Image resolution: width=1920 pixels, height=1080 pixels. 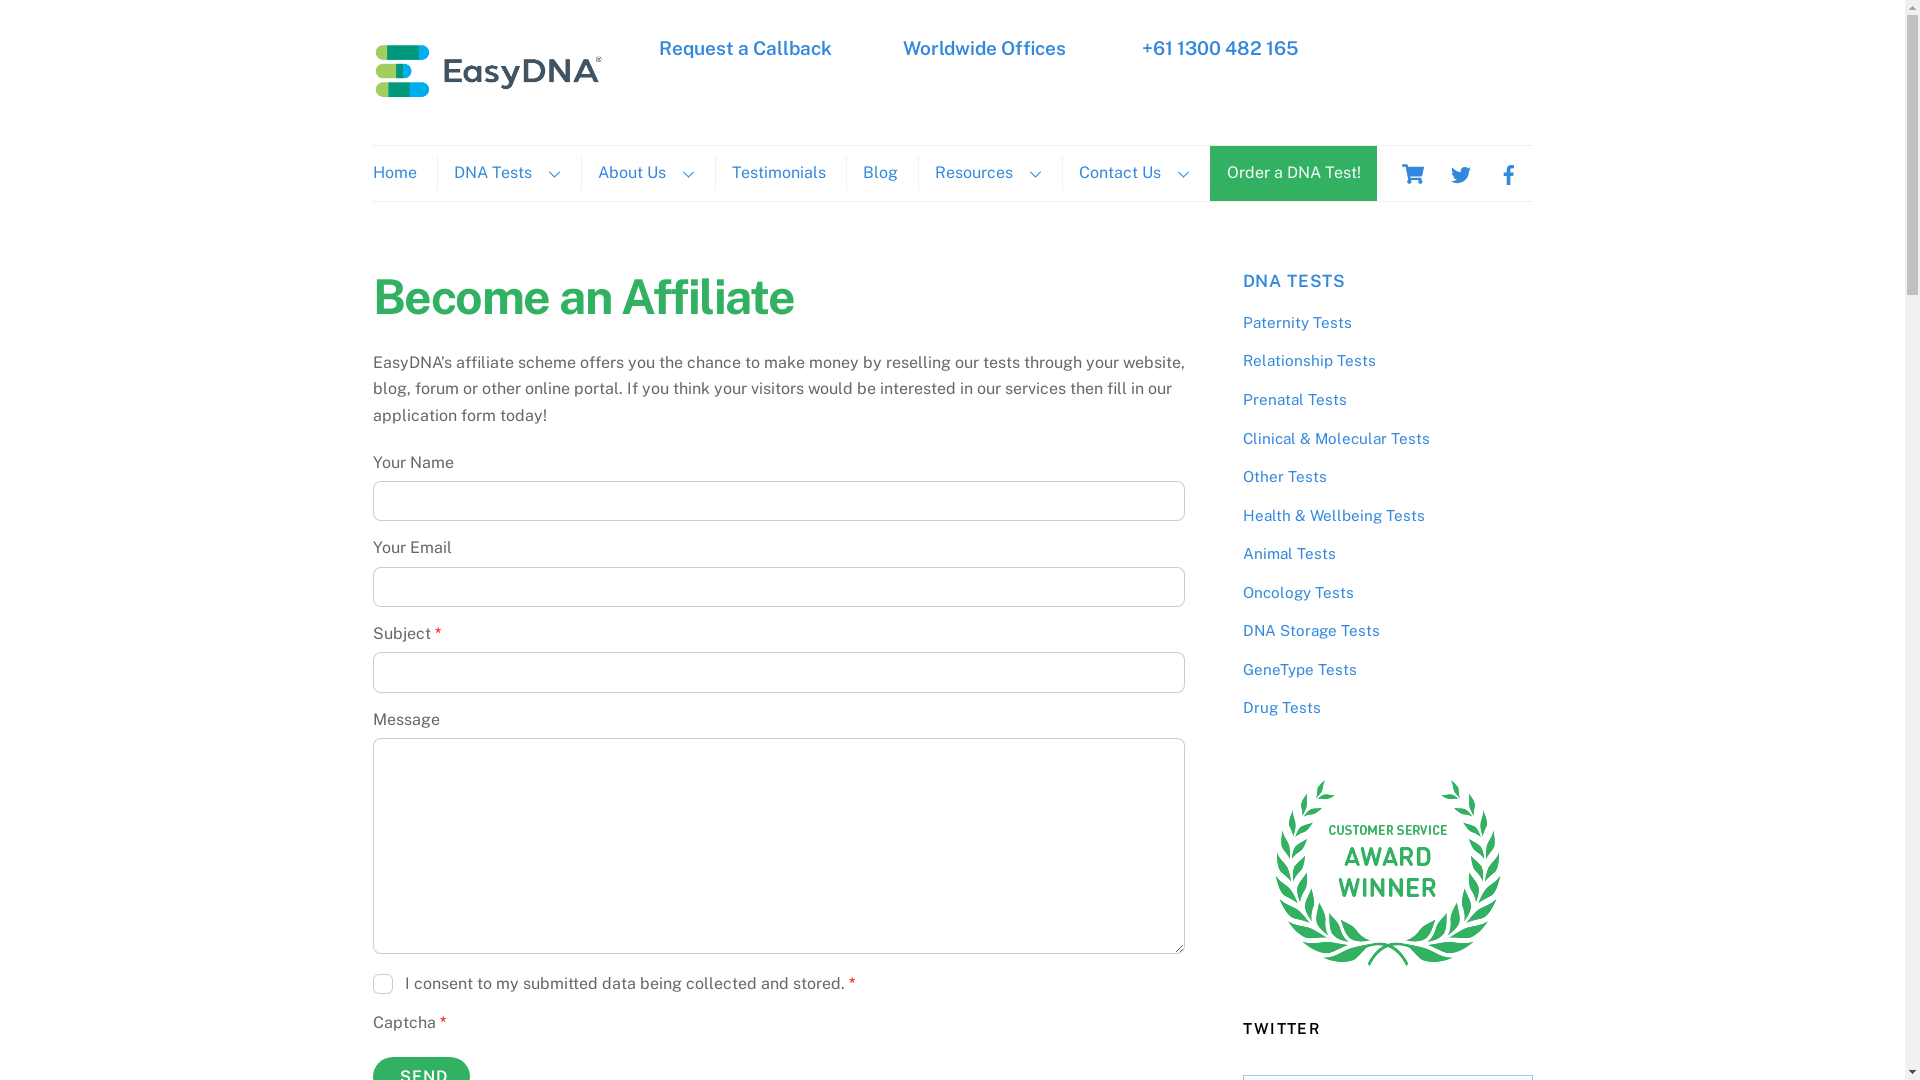 What do you see at coordinates (1333, 514) in the screenshot?
I see `'Health & Wellbeing Tests'` at bounding box center [1333, 514].